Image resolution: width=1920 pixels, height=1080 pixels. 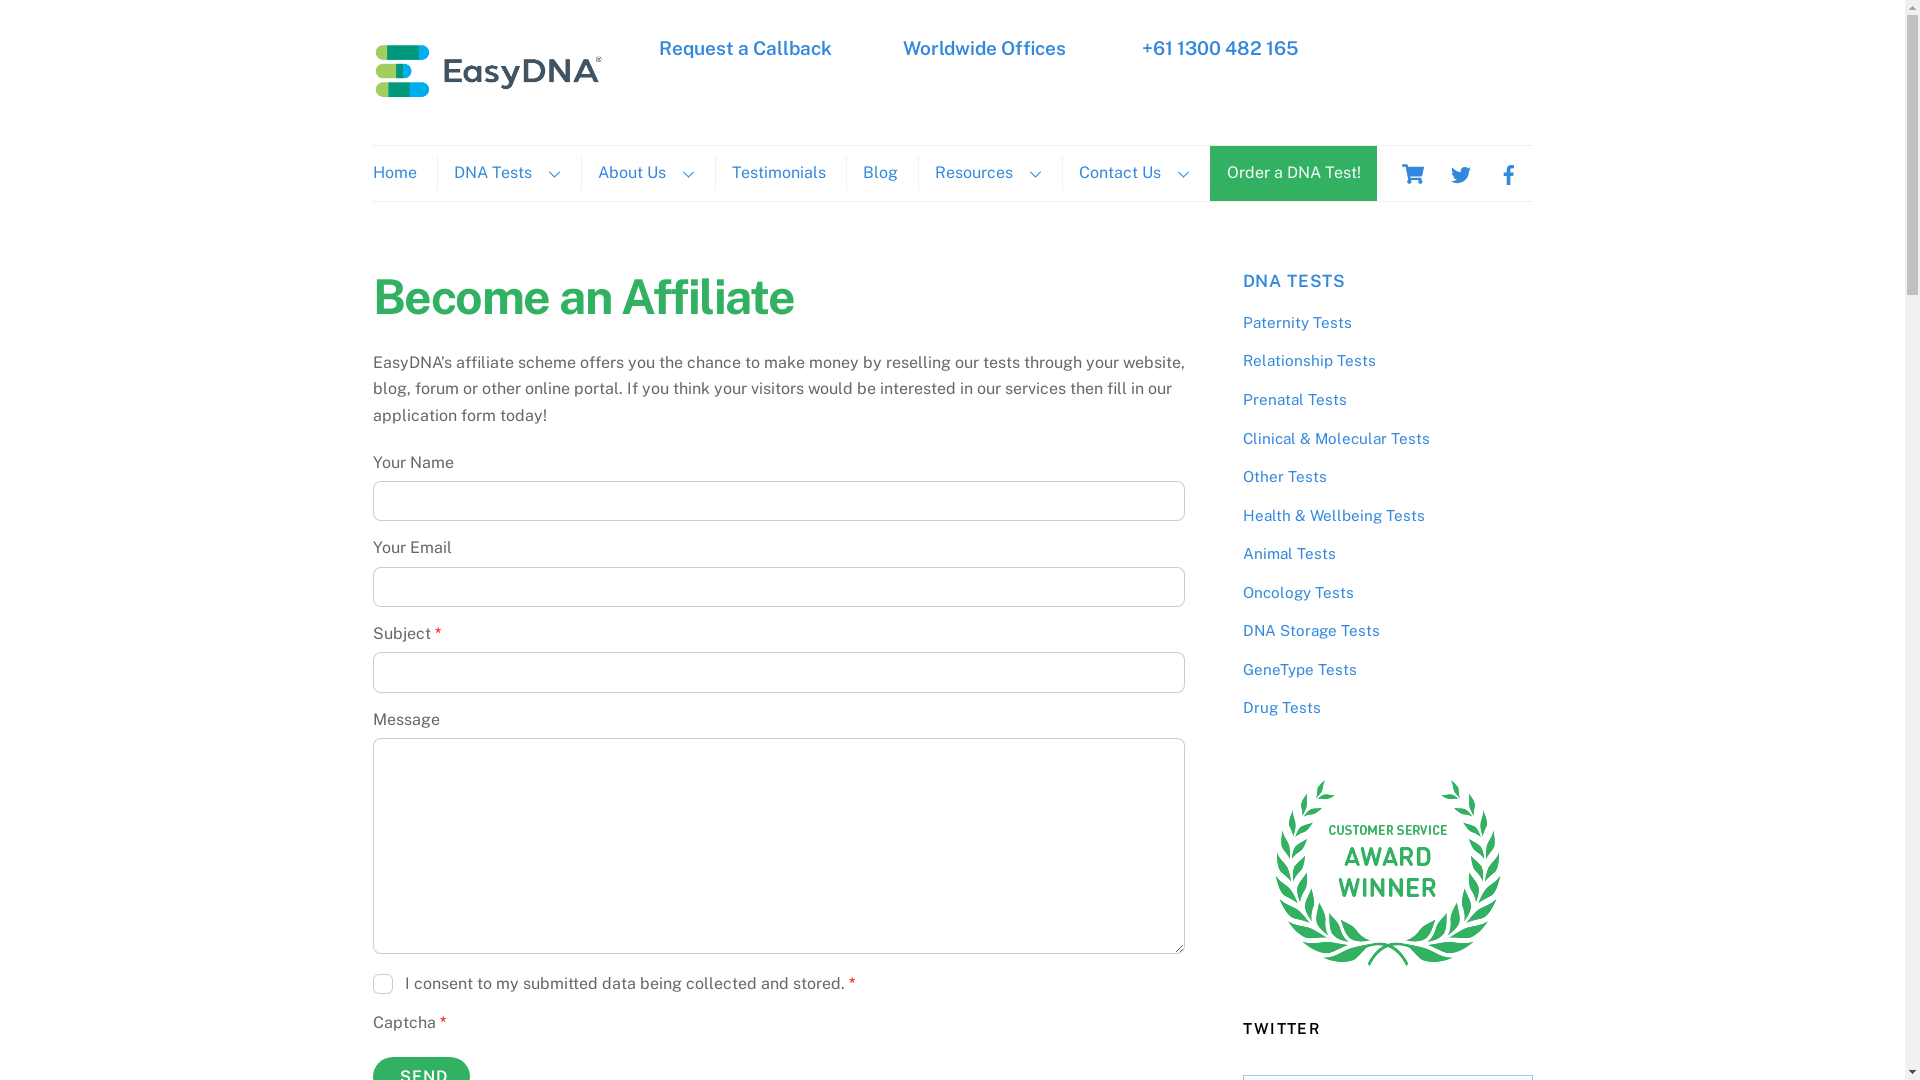 What do you see at coordinates (1333, 514) in the screenshot?
I see `'Health & Wellbeing Tests'` at bounding box center [1333, 514].